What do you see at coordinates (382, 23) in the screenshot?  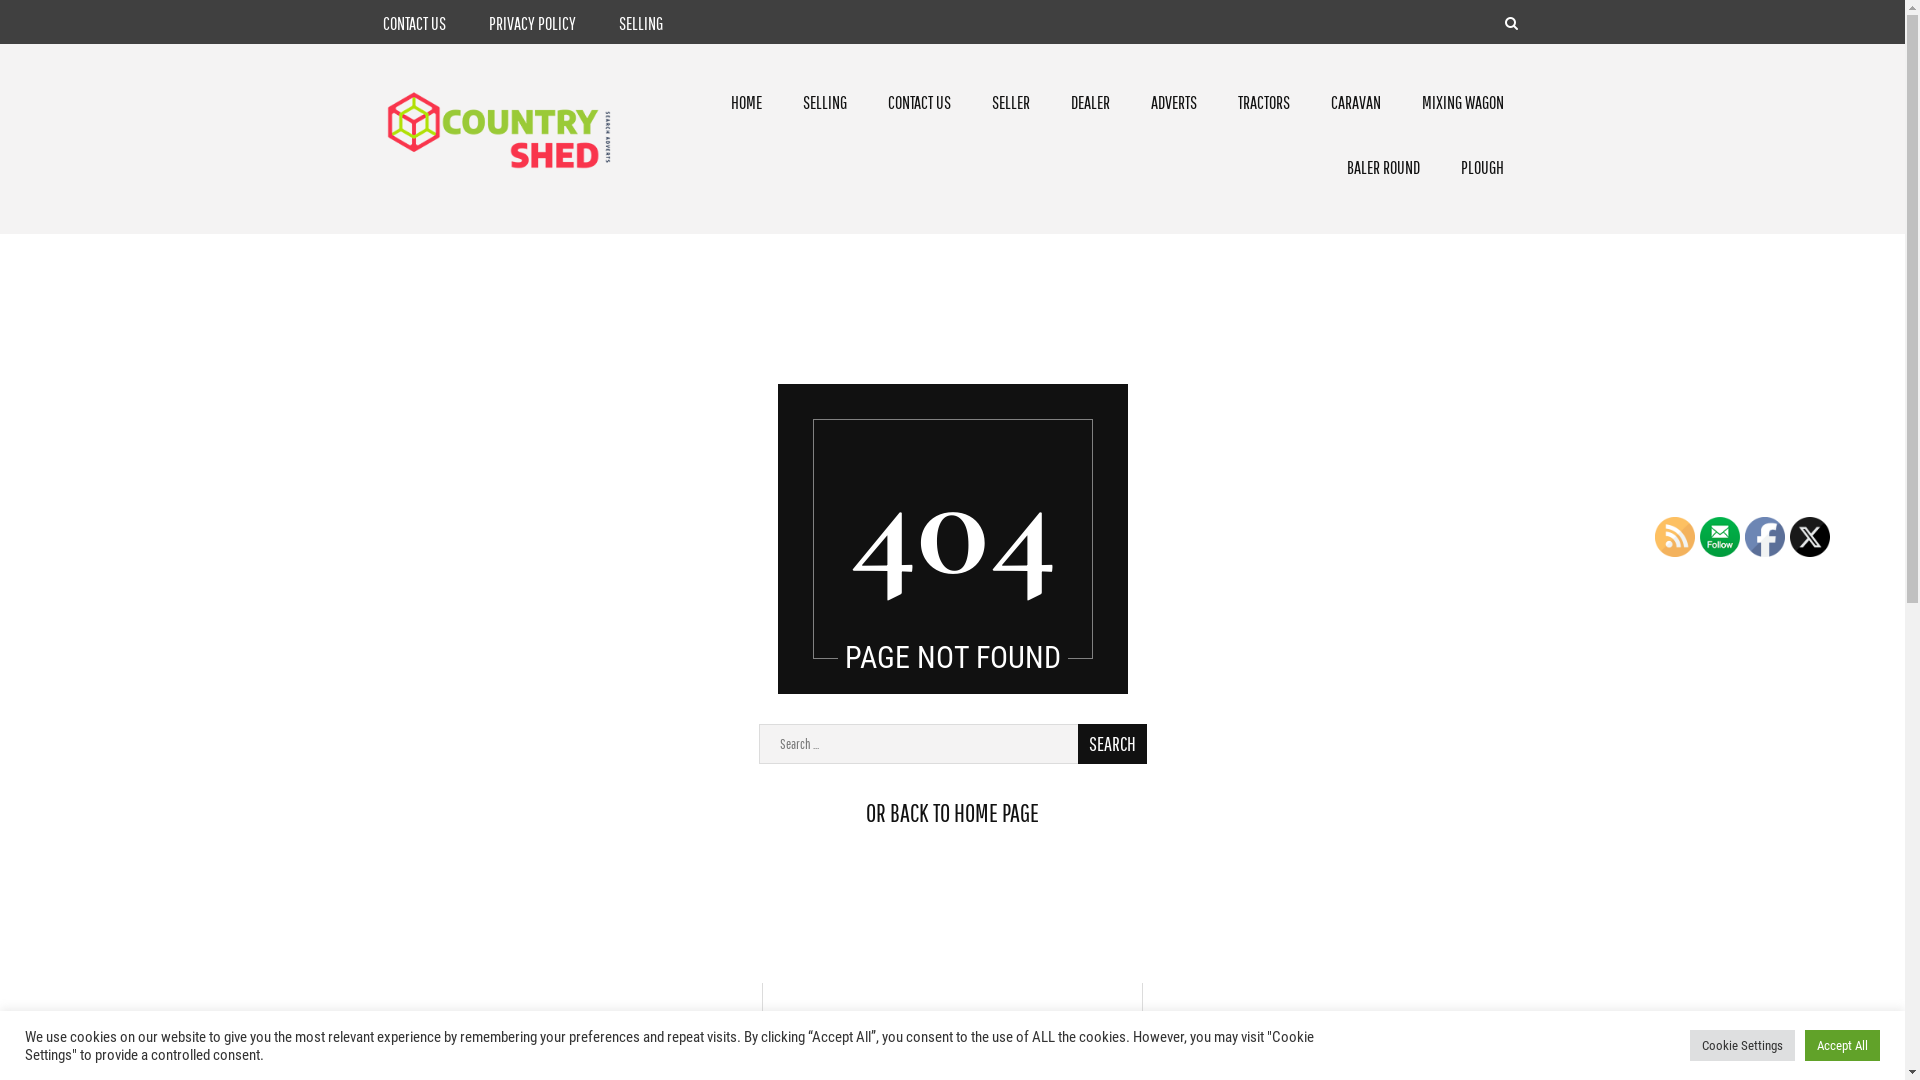 I see `'CONTACT US'` at bounding box center [382, 23].